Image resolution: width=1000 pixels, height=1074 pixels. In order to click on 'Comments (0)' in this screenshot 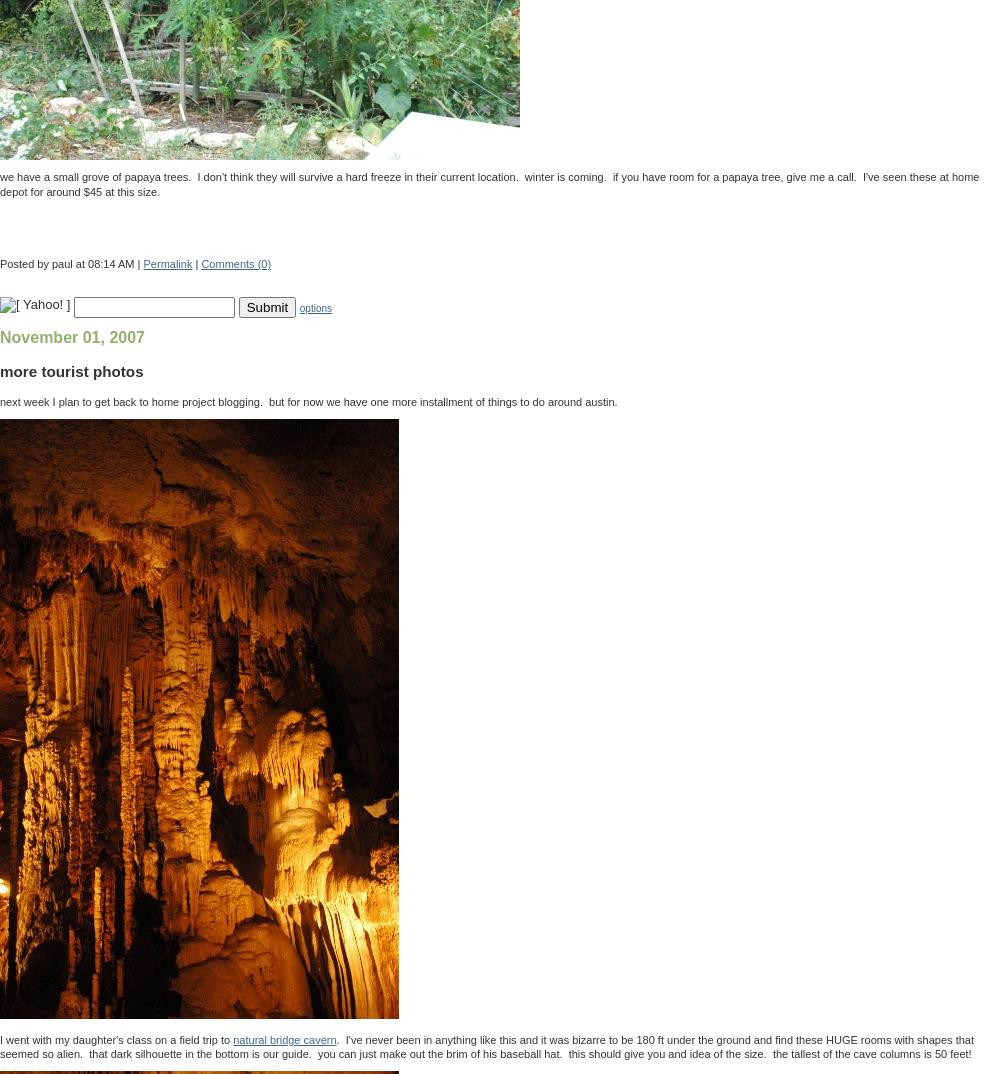, I will do `click(235, 262)`.